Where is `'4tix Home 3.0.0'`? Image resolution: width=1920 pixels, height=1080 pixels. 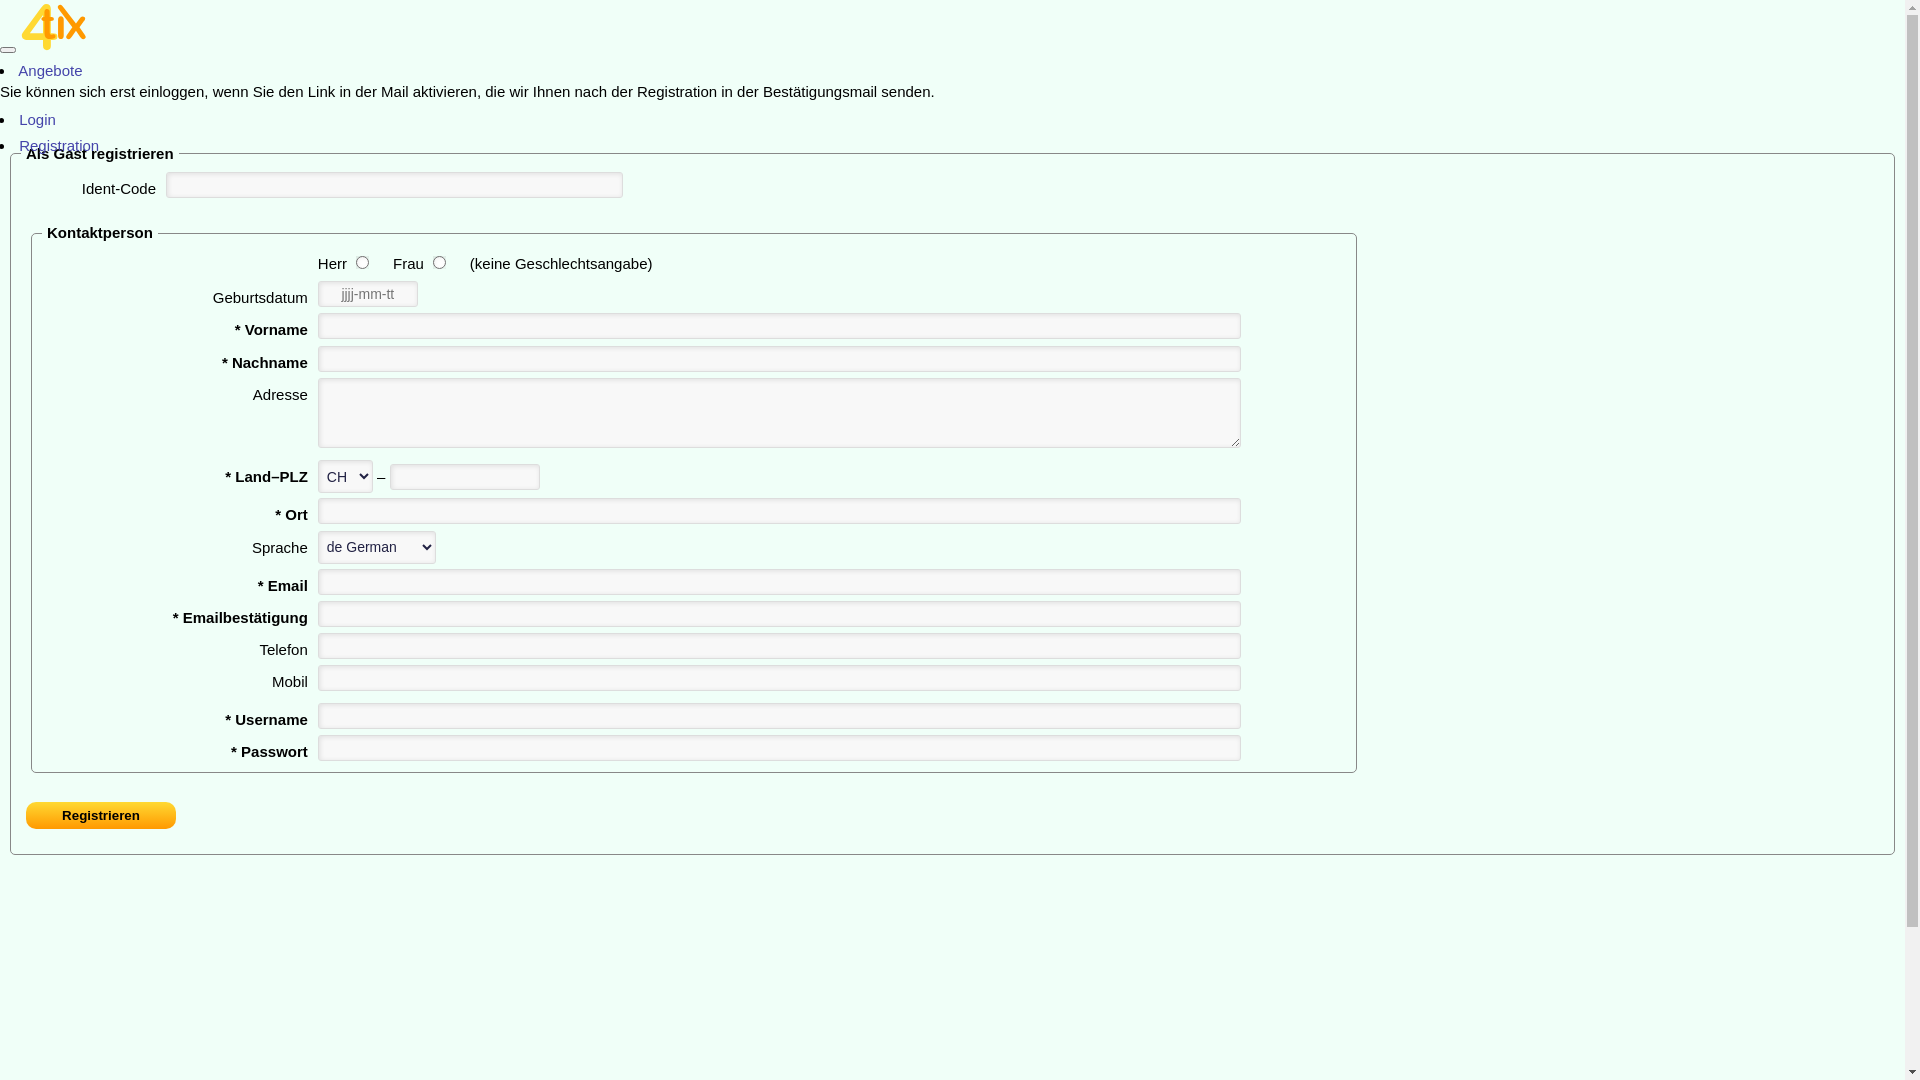
'4tix Home 3.0.0' is located at coordinates (951, 28).